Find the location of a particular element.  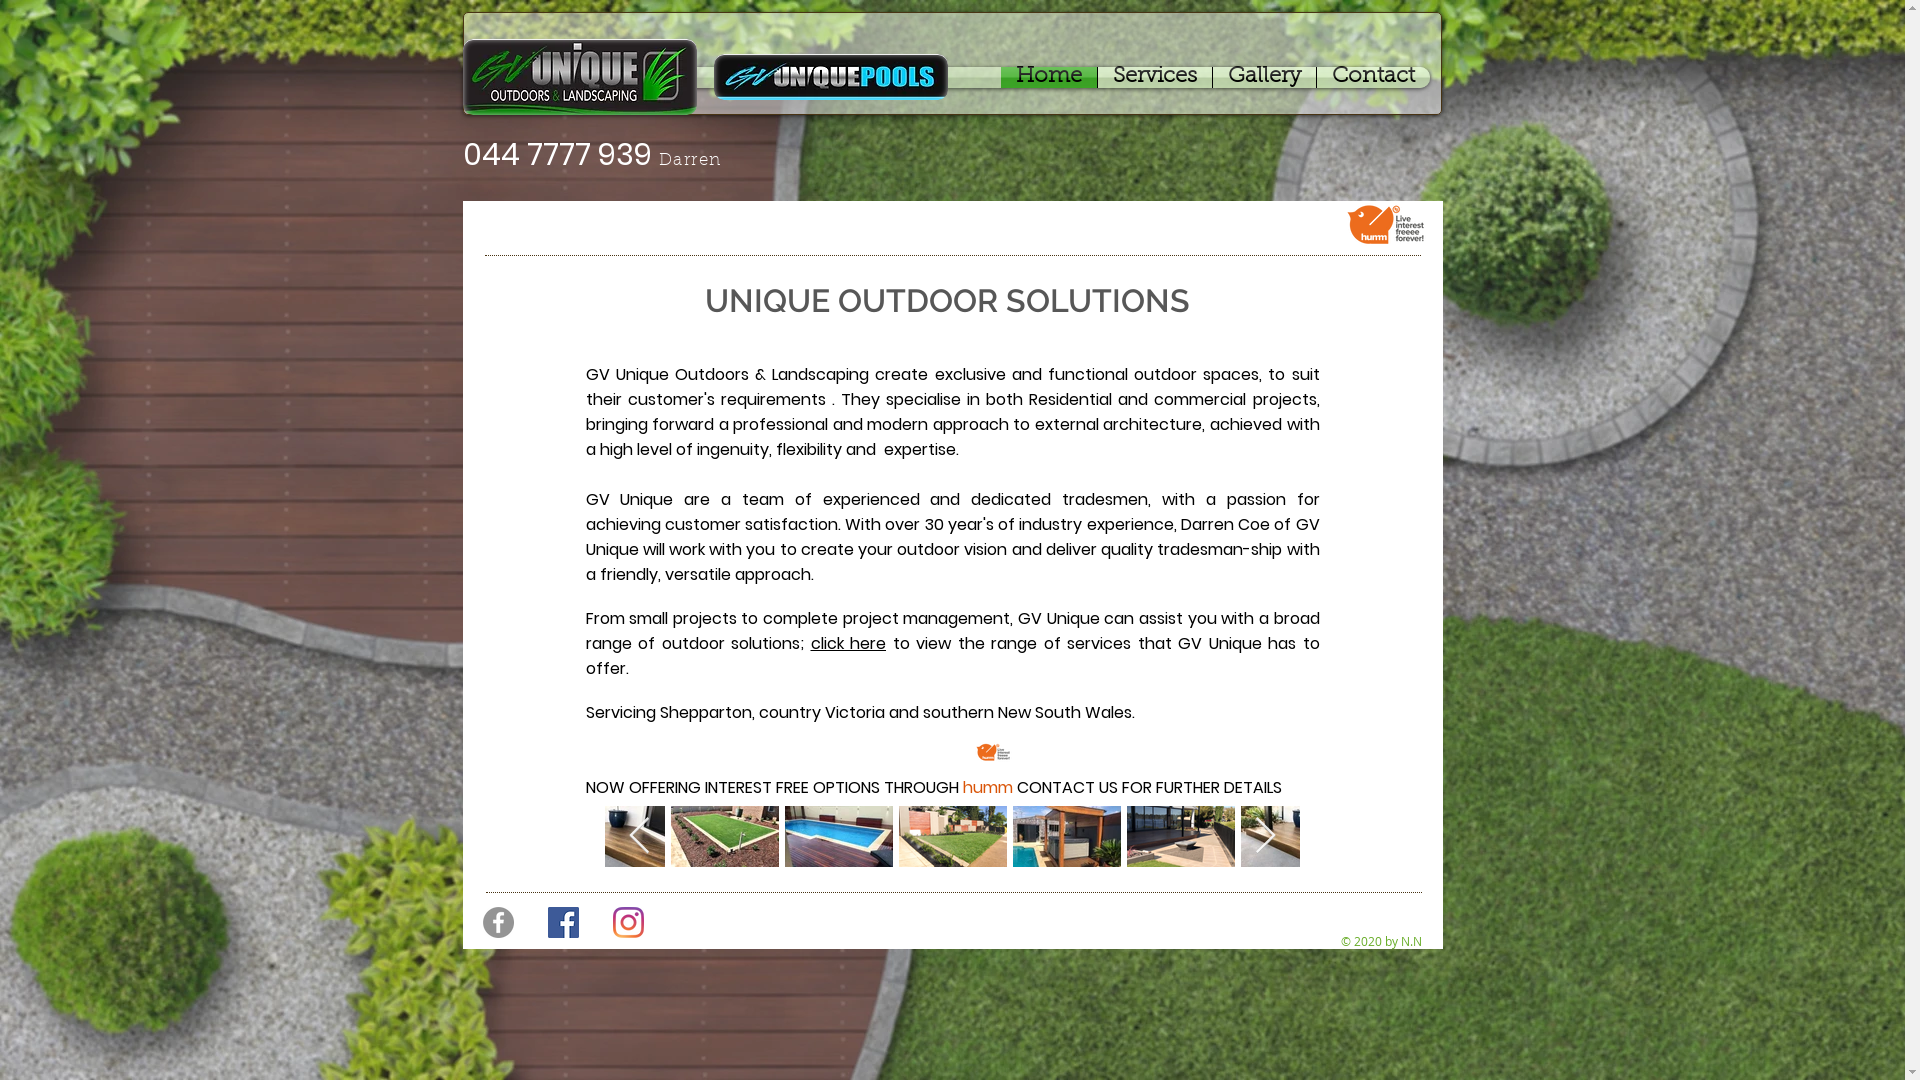

'Home' is located at coordinates (1046, 76).